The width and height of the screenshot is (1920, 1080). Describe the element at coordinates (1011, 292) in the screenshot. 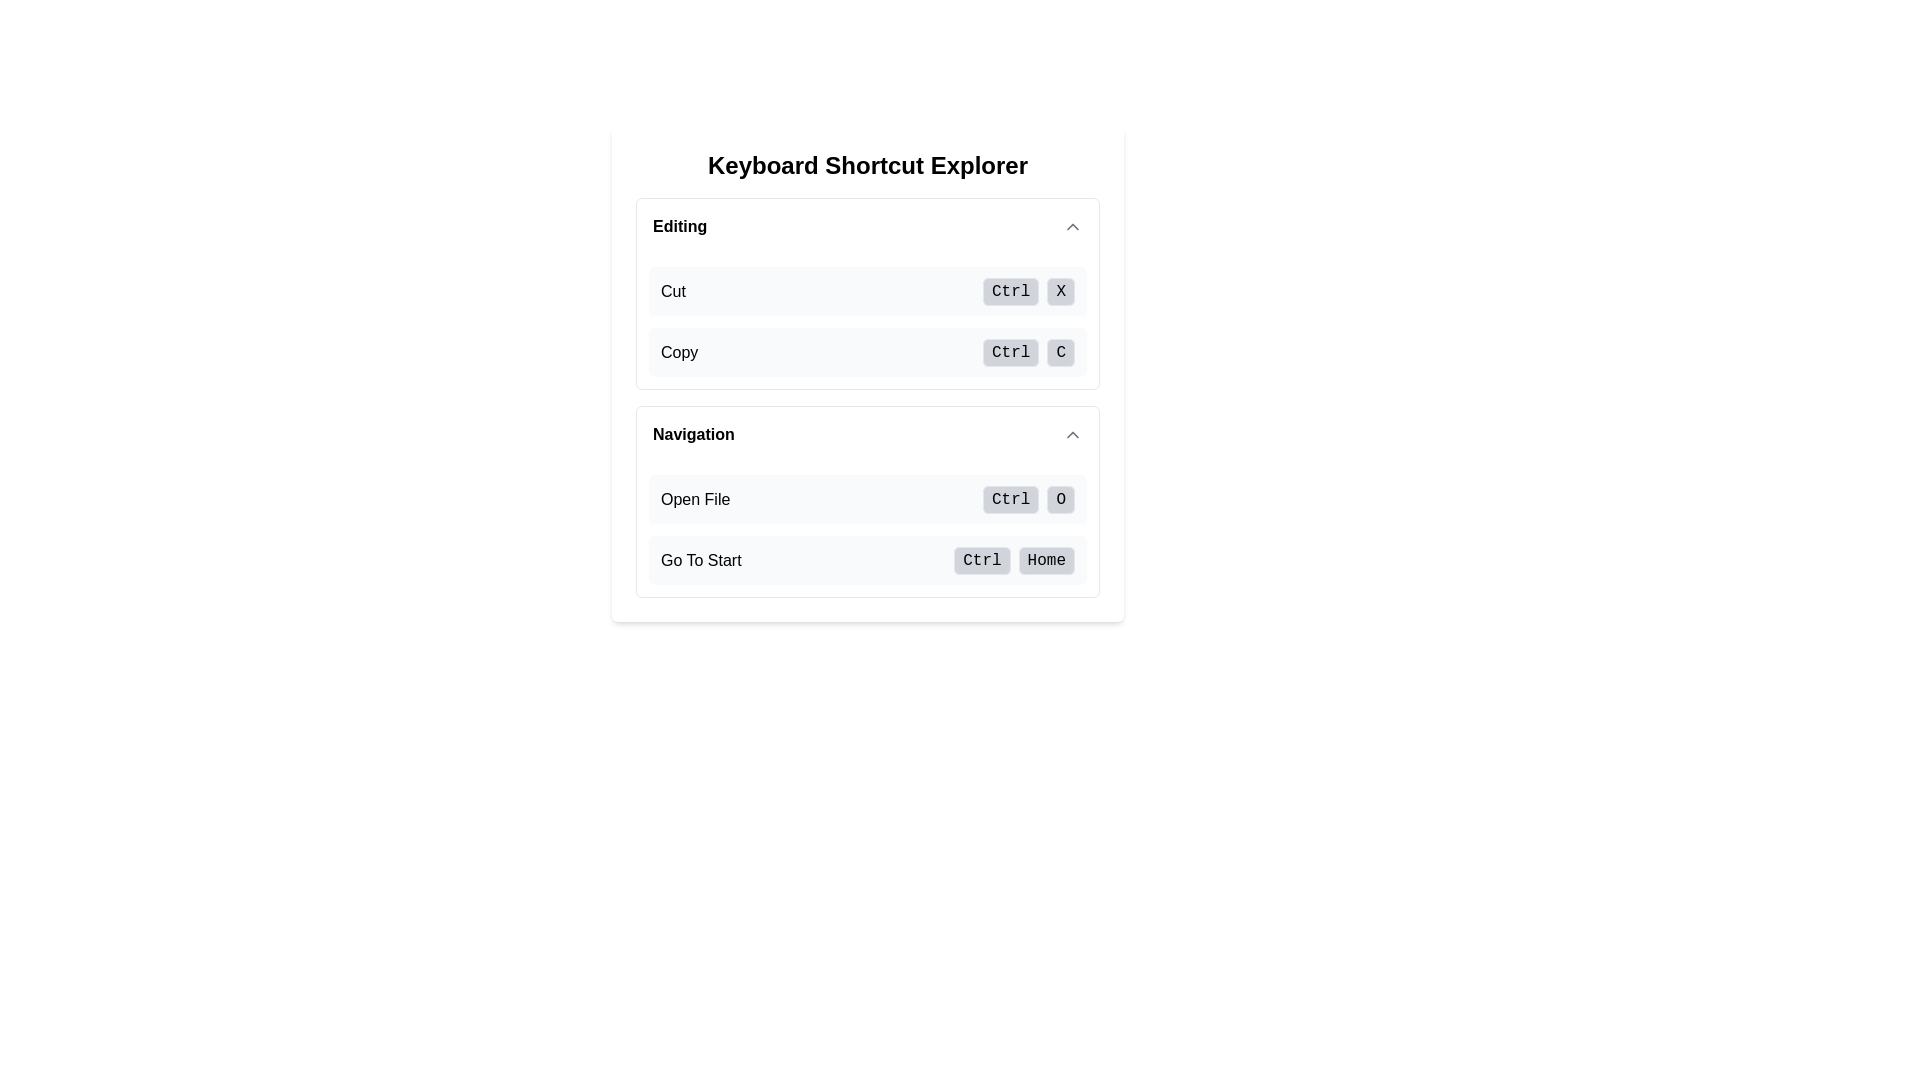

I see `the 'Ctrl' button that represents the 'Ctrl+X' keyboard shortcut for the 'Cut' action, which is part of the 'Editing' section and is the first button in its group` at that location.